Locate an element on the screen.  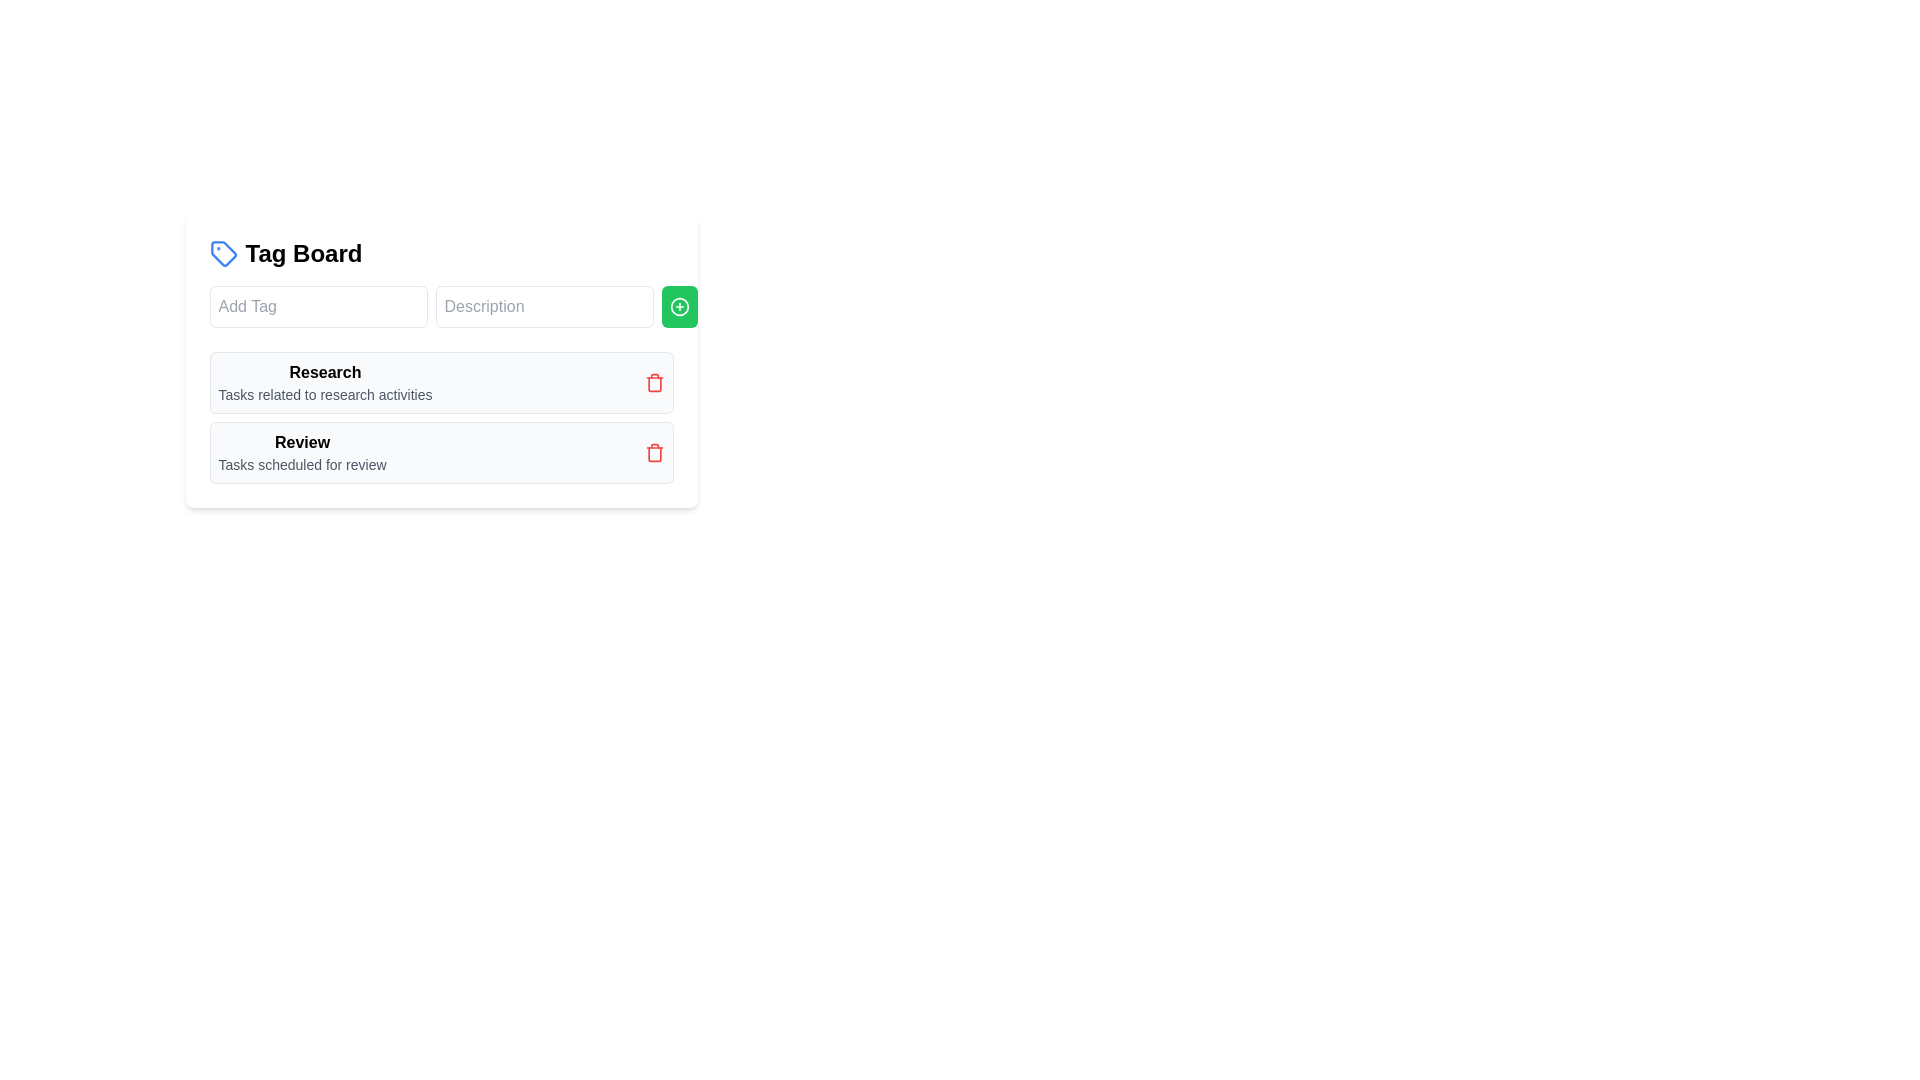
the main body of the tag icon located at the top left corner of the 'Tag Board' section, which visually represents a tag for categorization or labeling of items is located at coordinates (223, 253).